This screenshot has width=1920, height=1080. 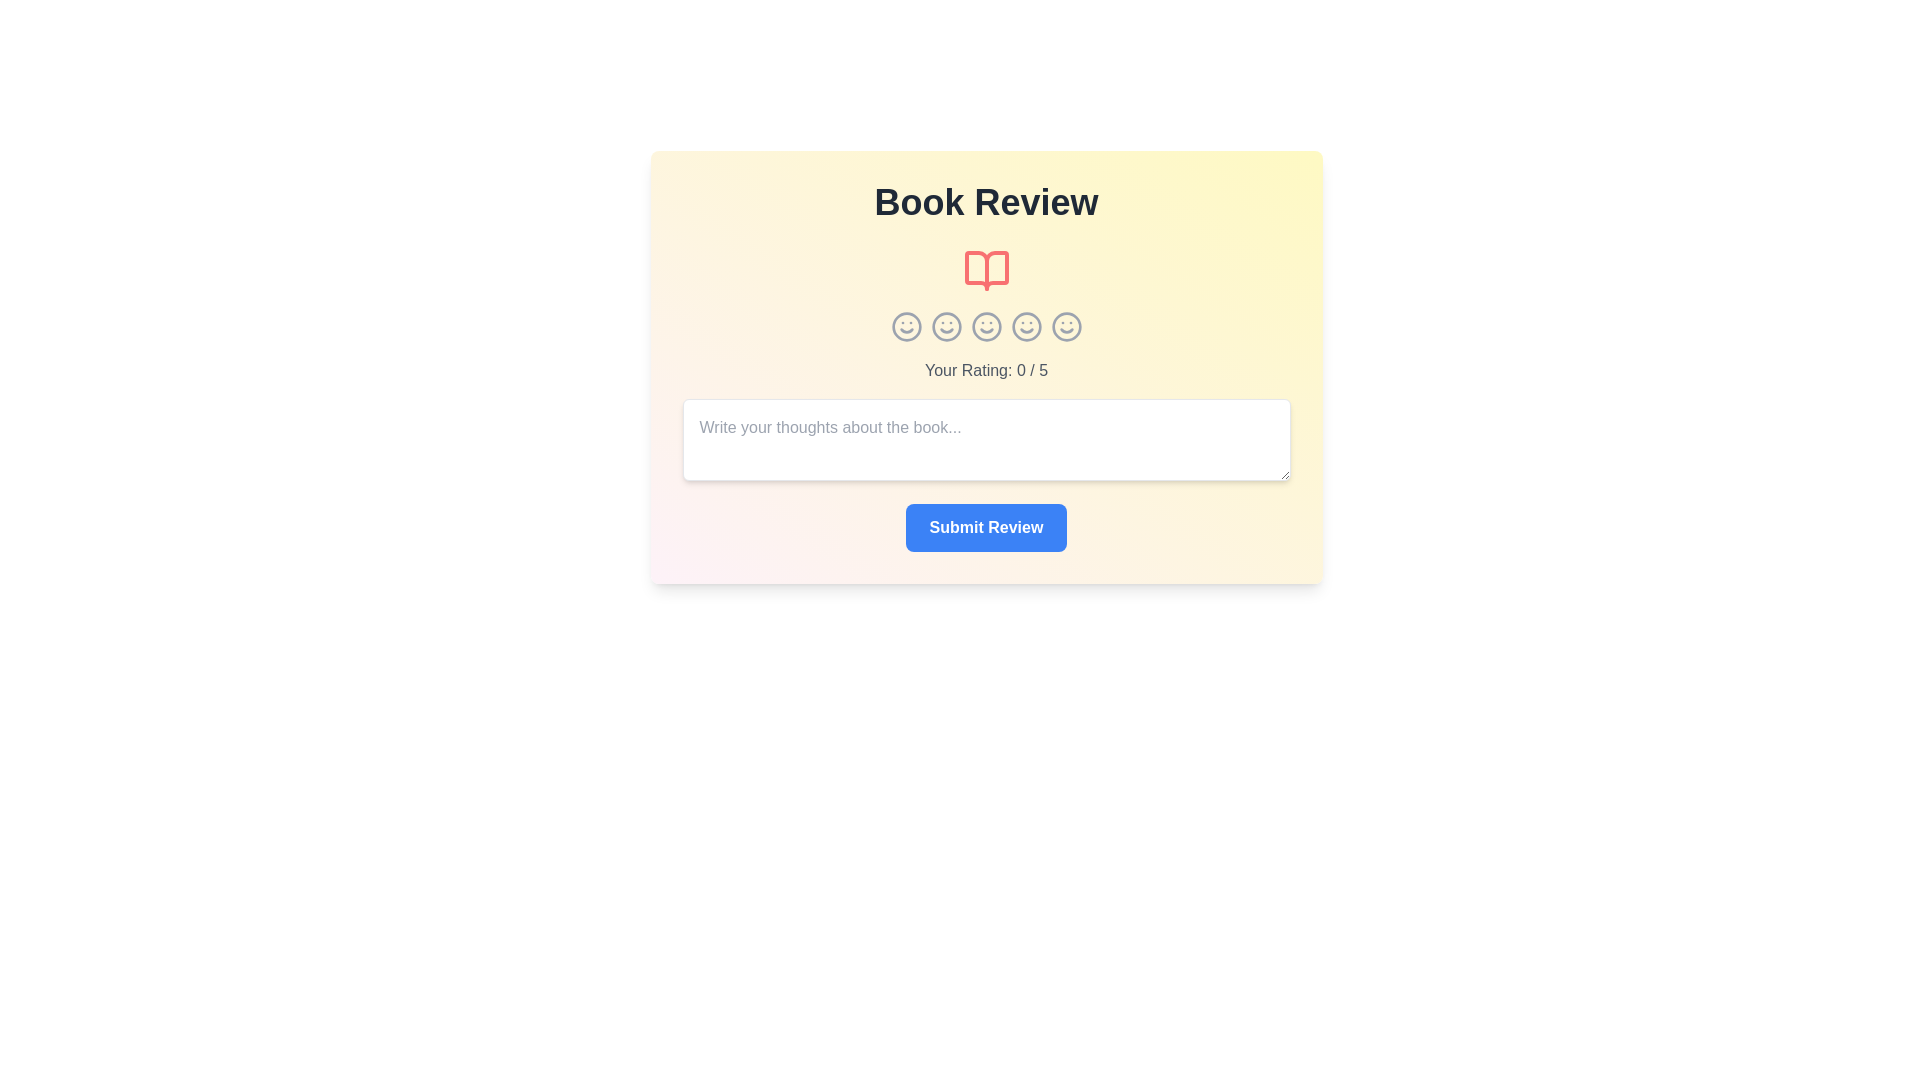 I want to click on the star icon corresponding to the rating 2 to set the rating, so click(x=945, y=326).